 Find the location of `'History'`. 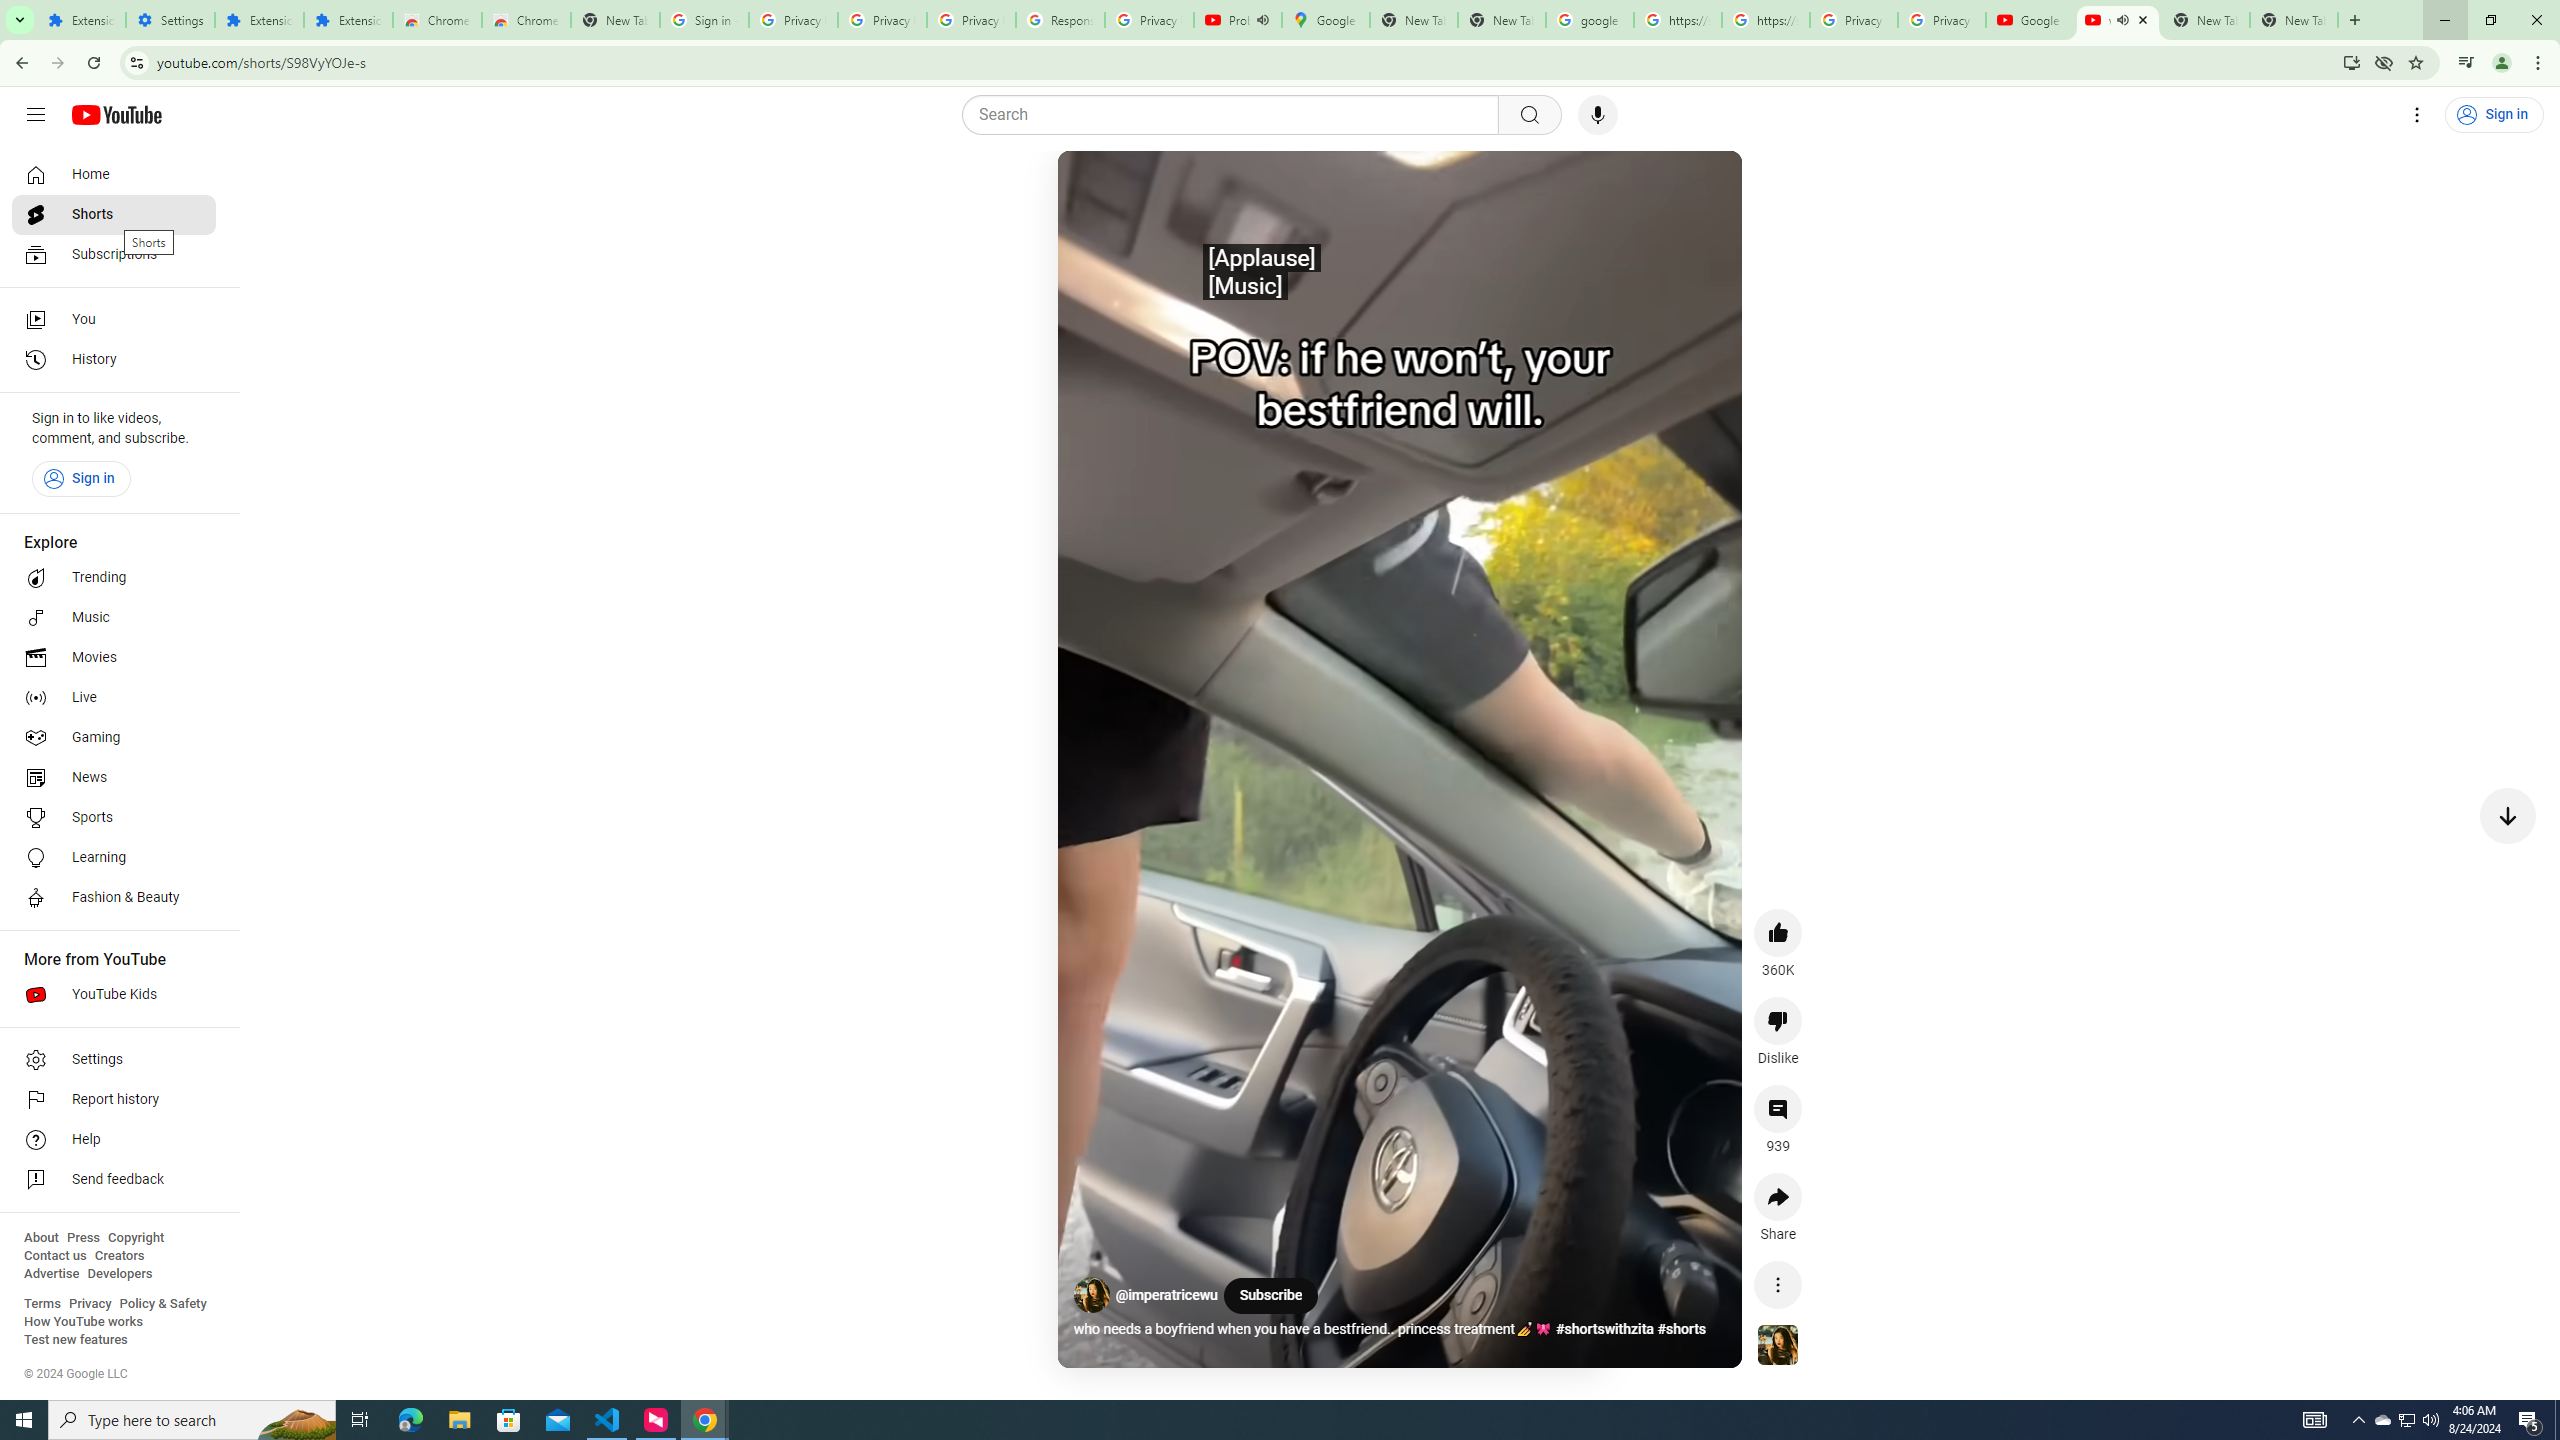

'History' is located at coordinates (113, 360).